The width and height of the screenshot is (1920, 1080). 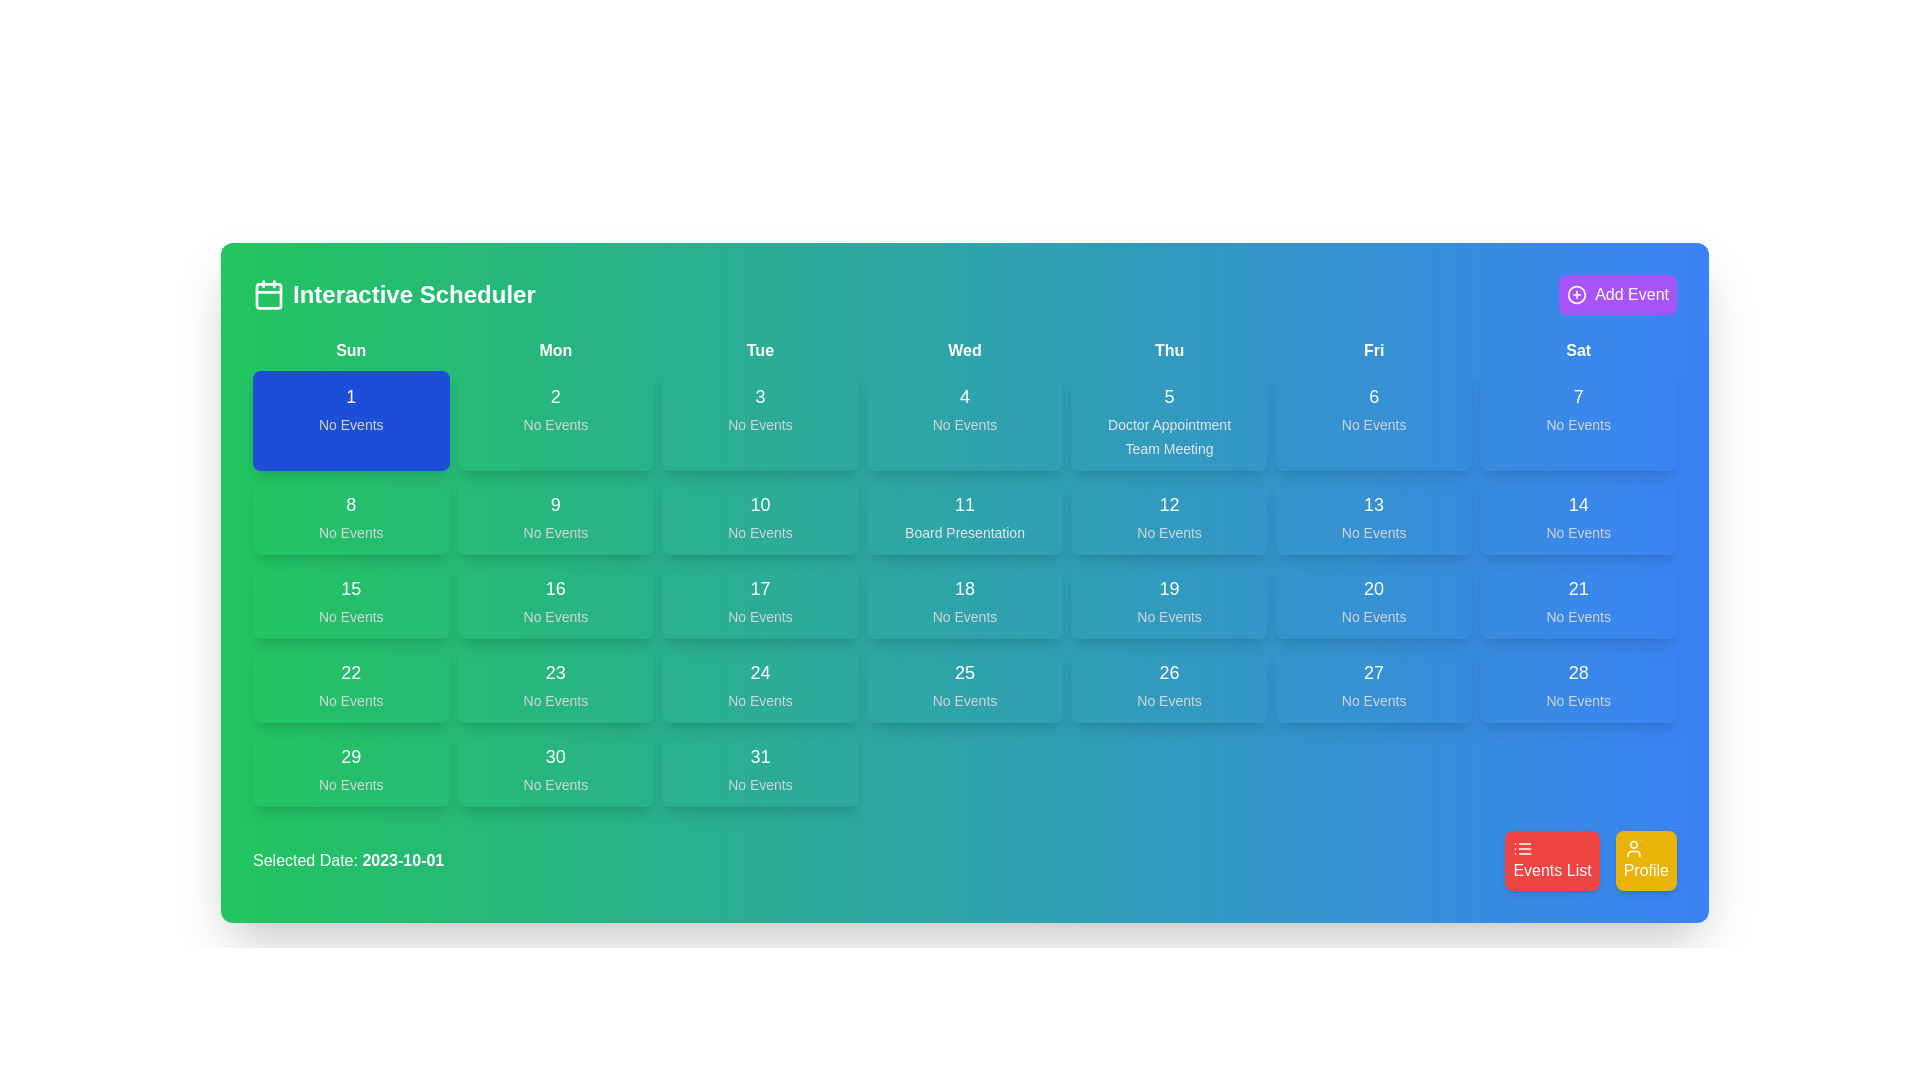 I want to click on the informational display box indicating the 14th day of the month in the calendar view, located in the seventh column and third row under the 'Sat' header, so click(x=1577, y=515).